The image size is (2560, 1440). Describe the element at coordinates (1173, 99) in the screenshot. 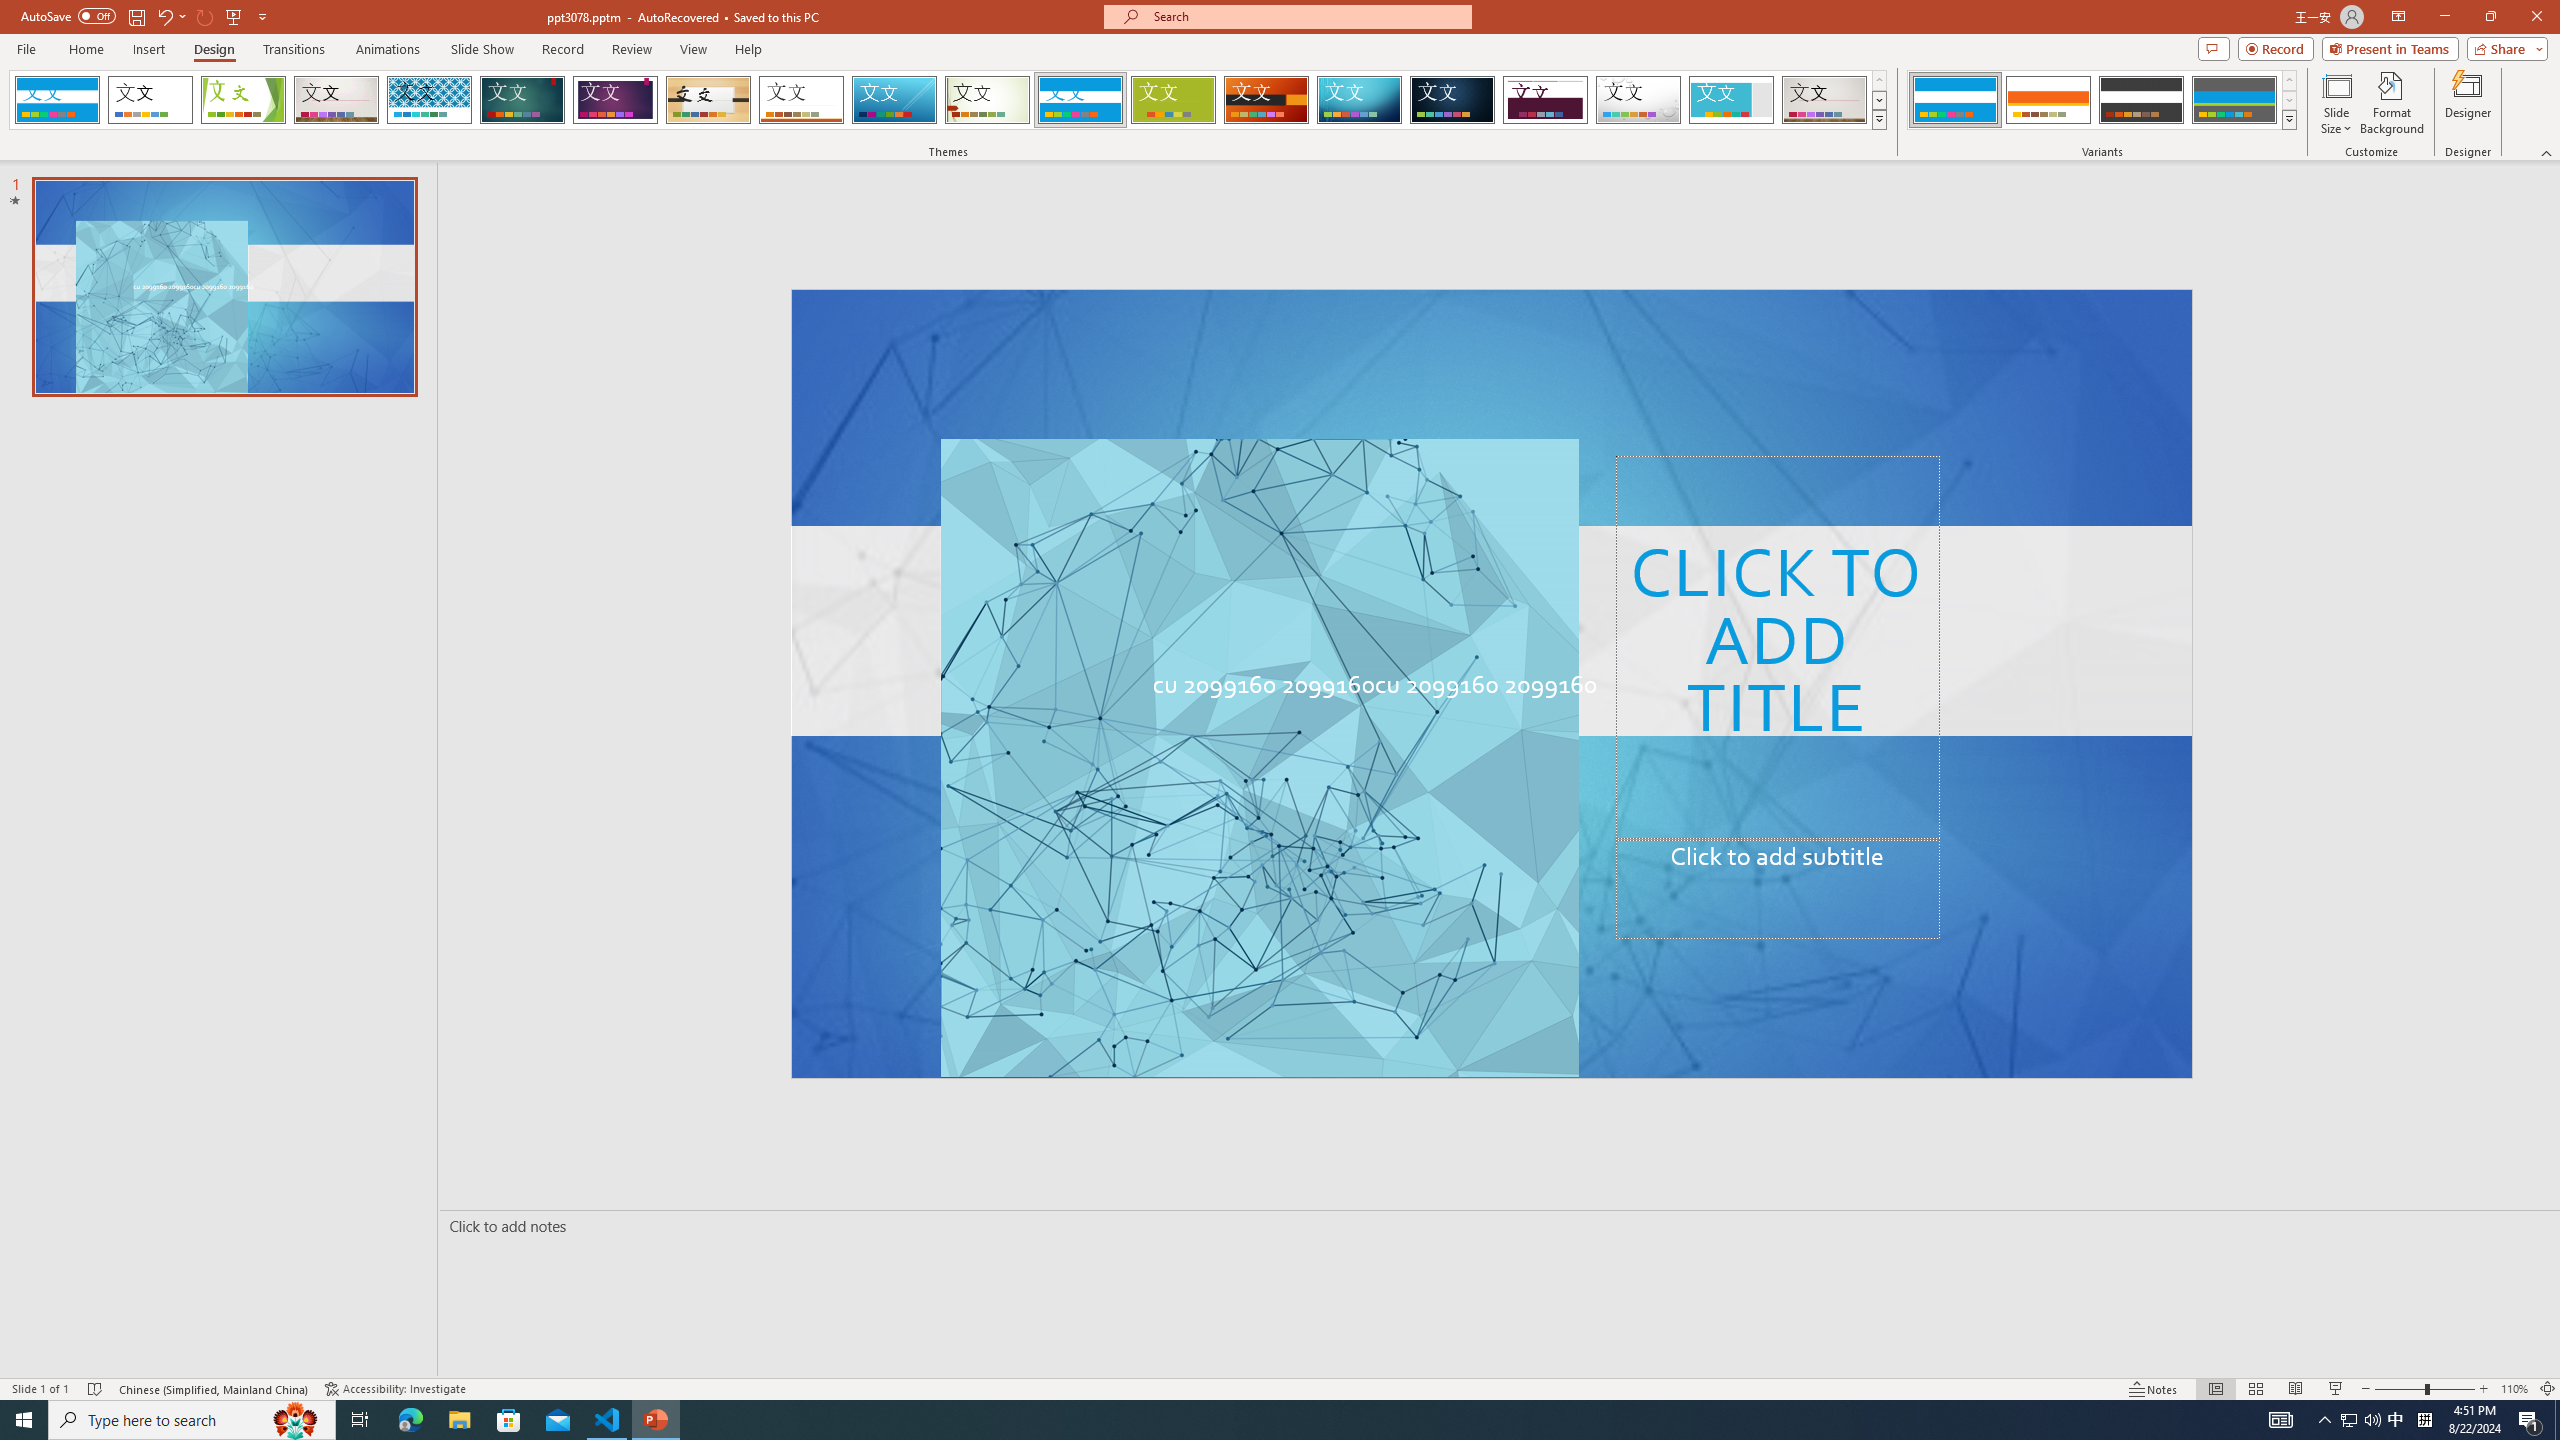

I see `'Basis'` at that location.